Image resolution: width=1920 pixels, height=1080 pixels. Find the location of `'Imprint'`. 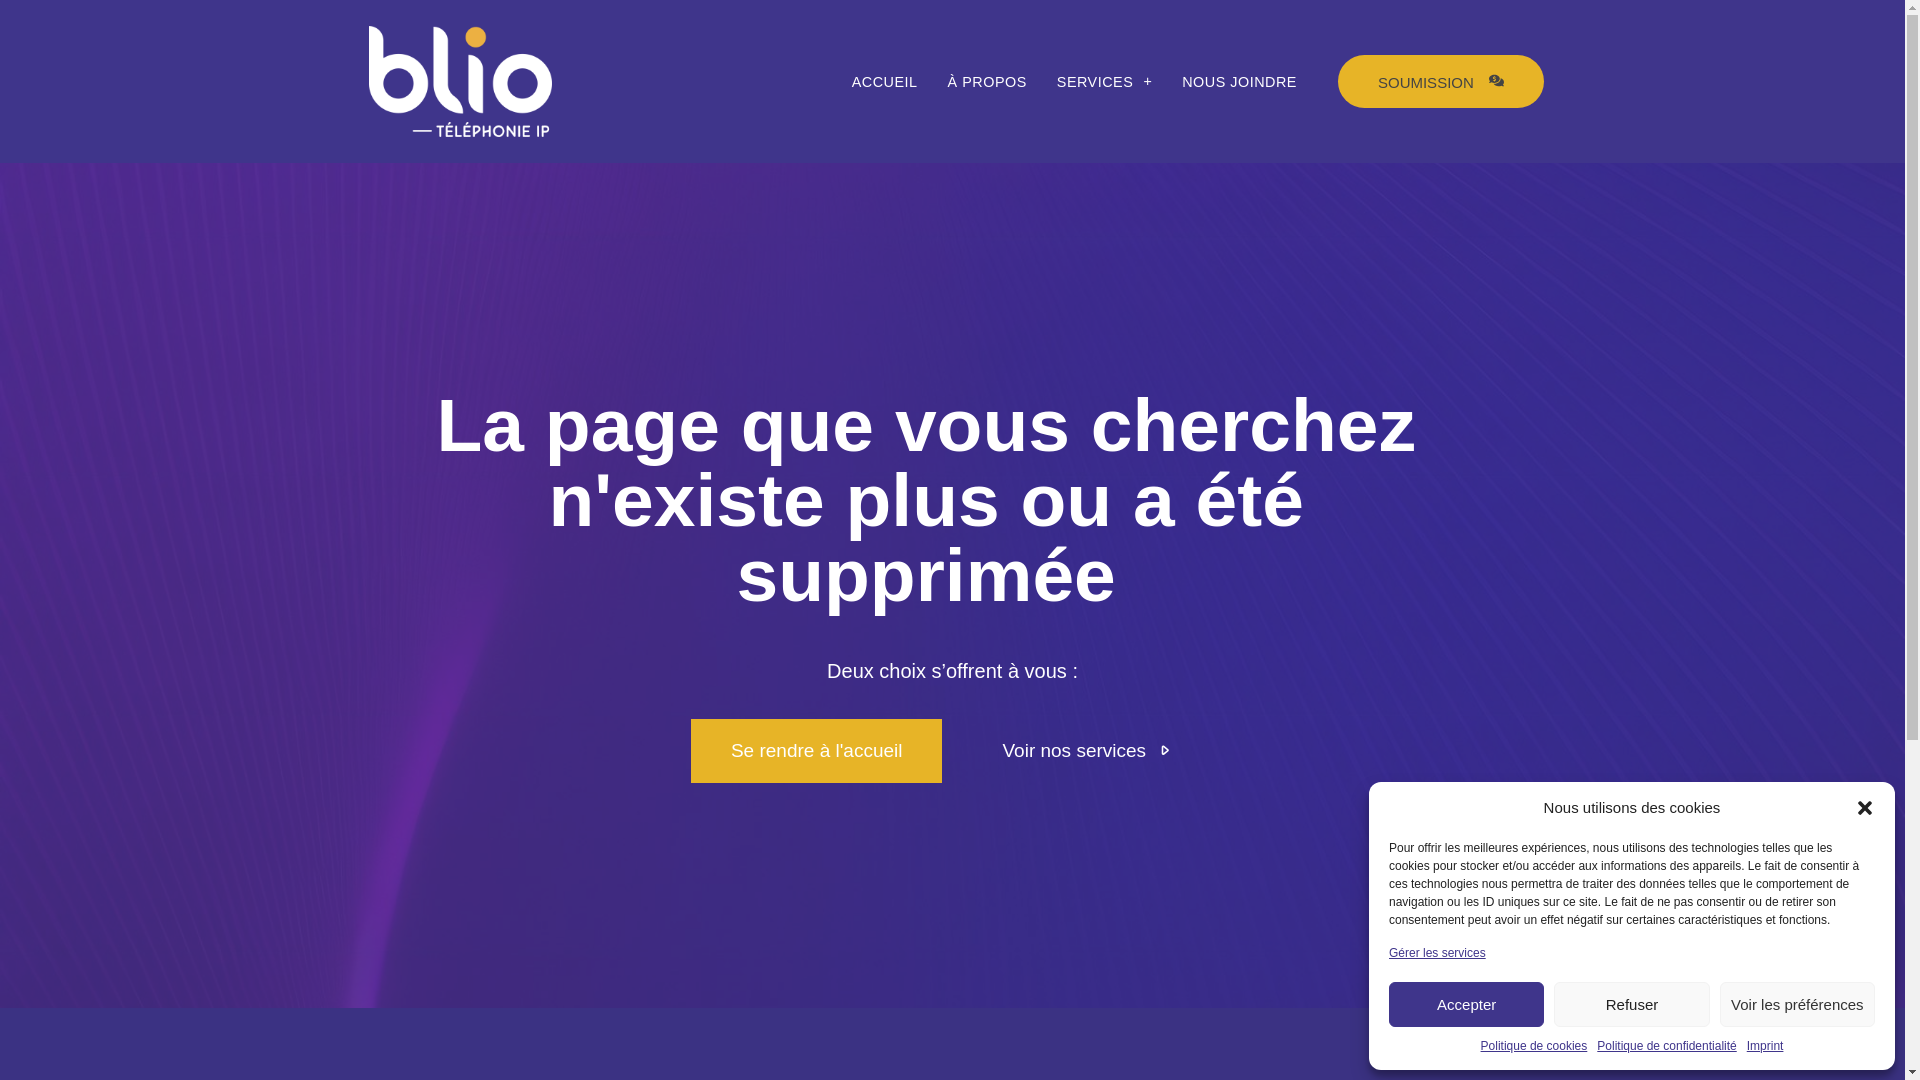

'Imprint' is located at coordinates (1746, 1044).